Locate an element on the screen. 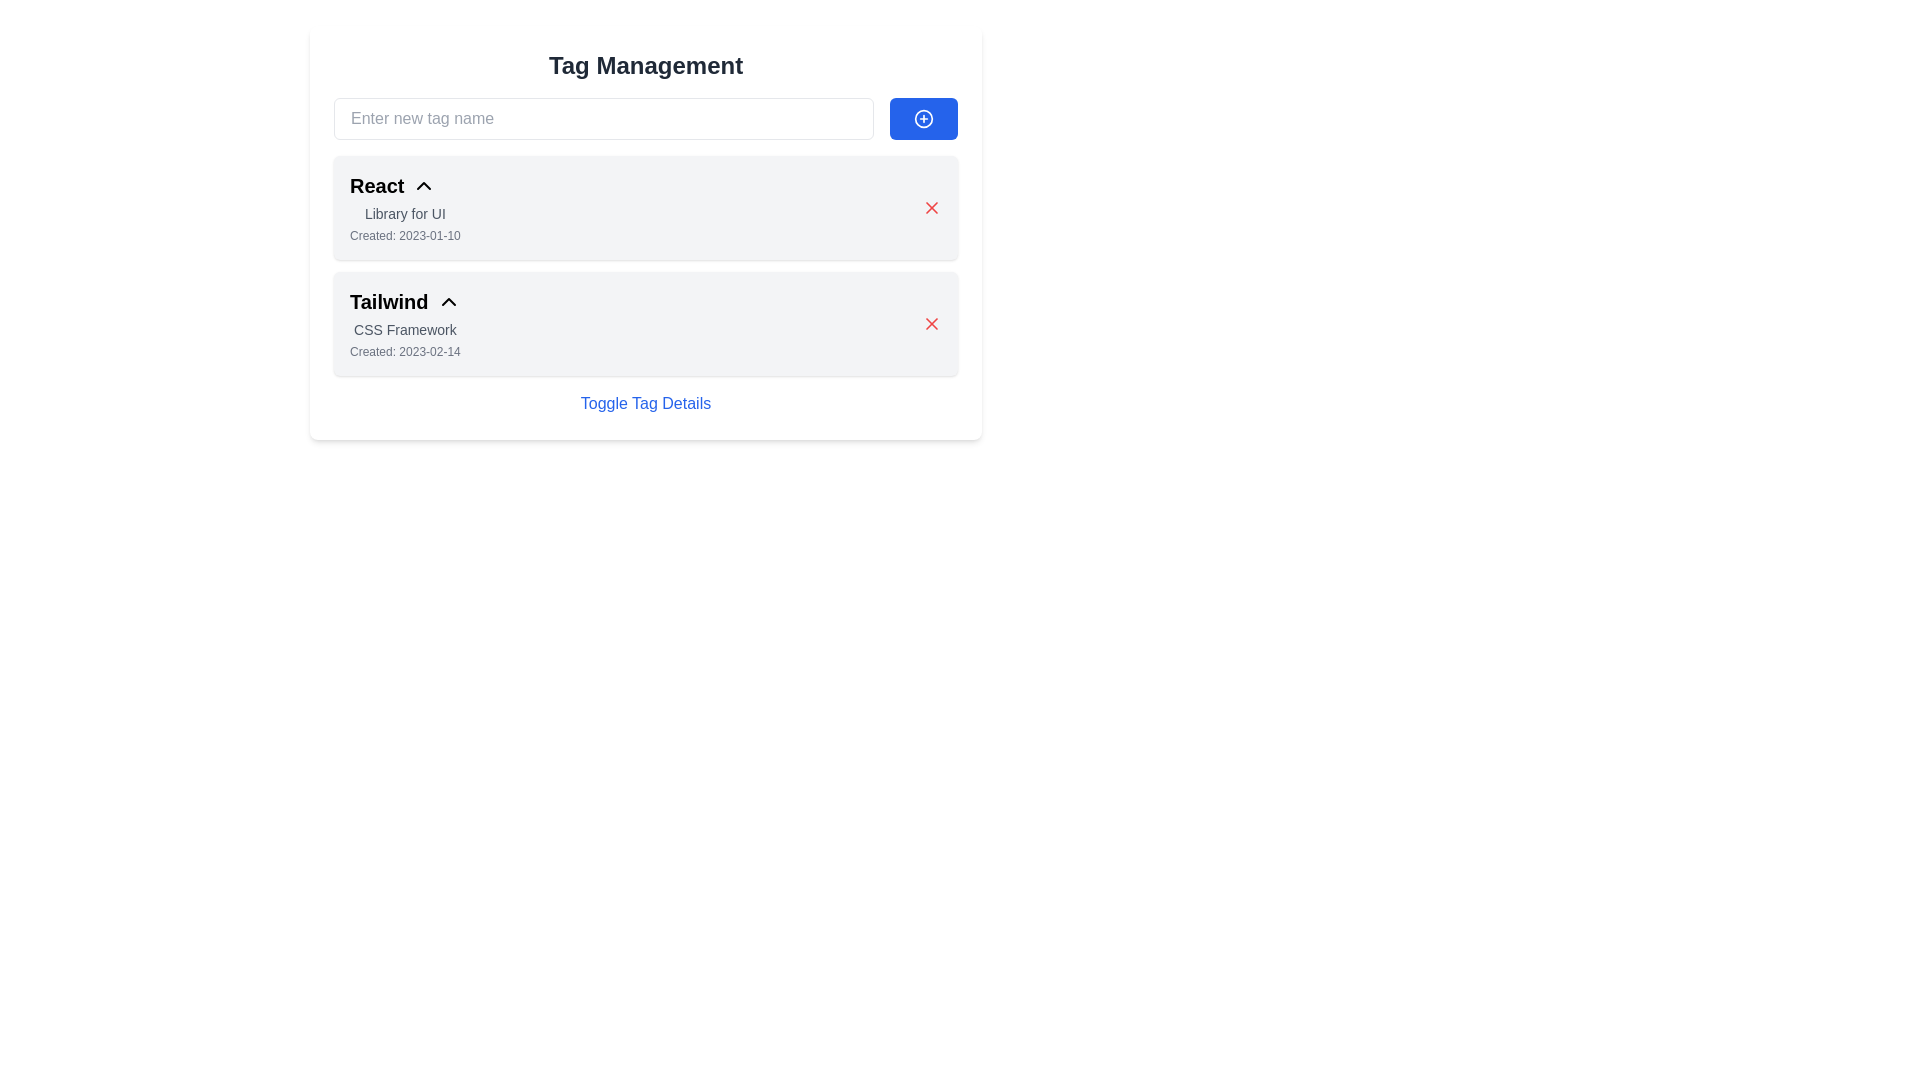 This screenshot has height=1080, width=1920. the text label 'Library for UI', which is displayed in gray color and is positioned below the title 'React' is located at coordinates (404, 213).